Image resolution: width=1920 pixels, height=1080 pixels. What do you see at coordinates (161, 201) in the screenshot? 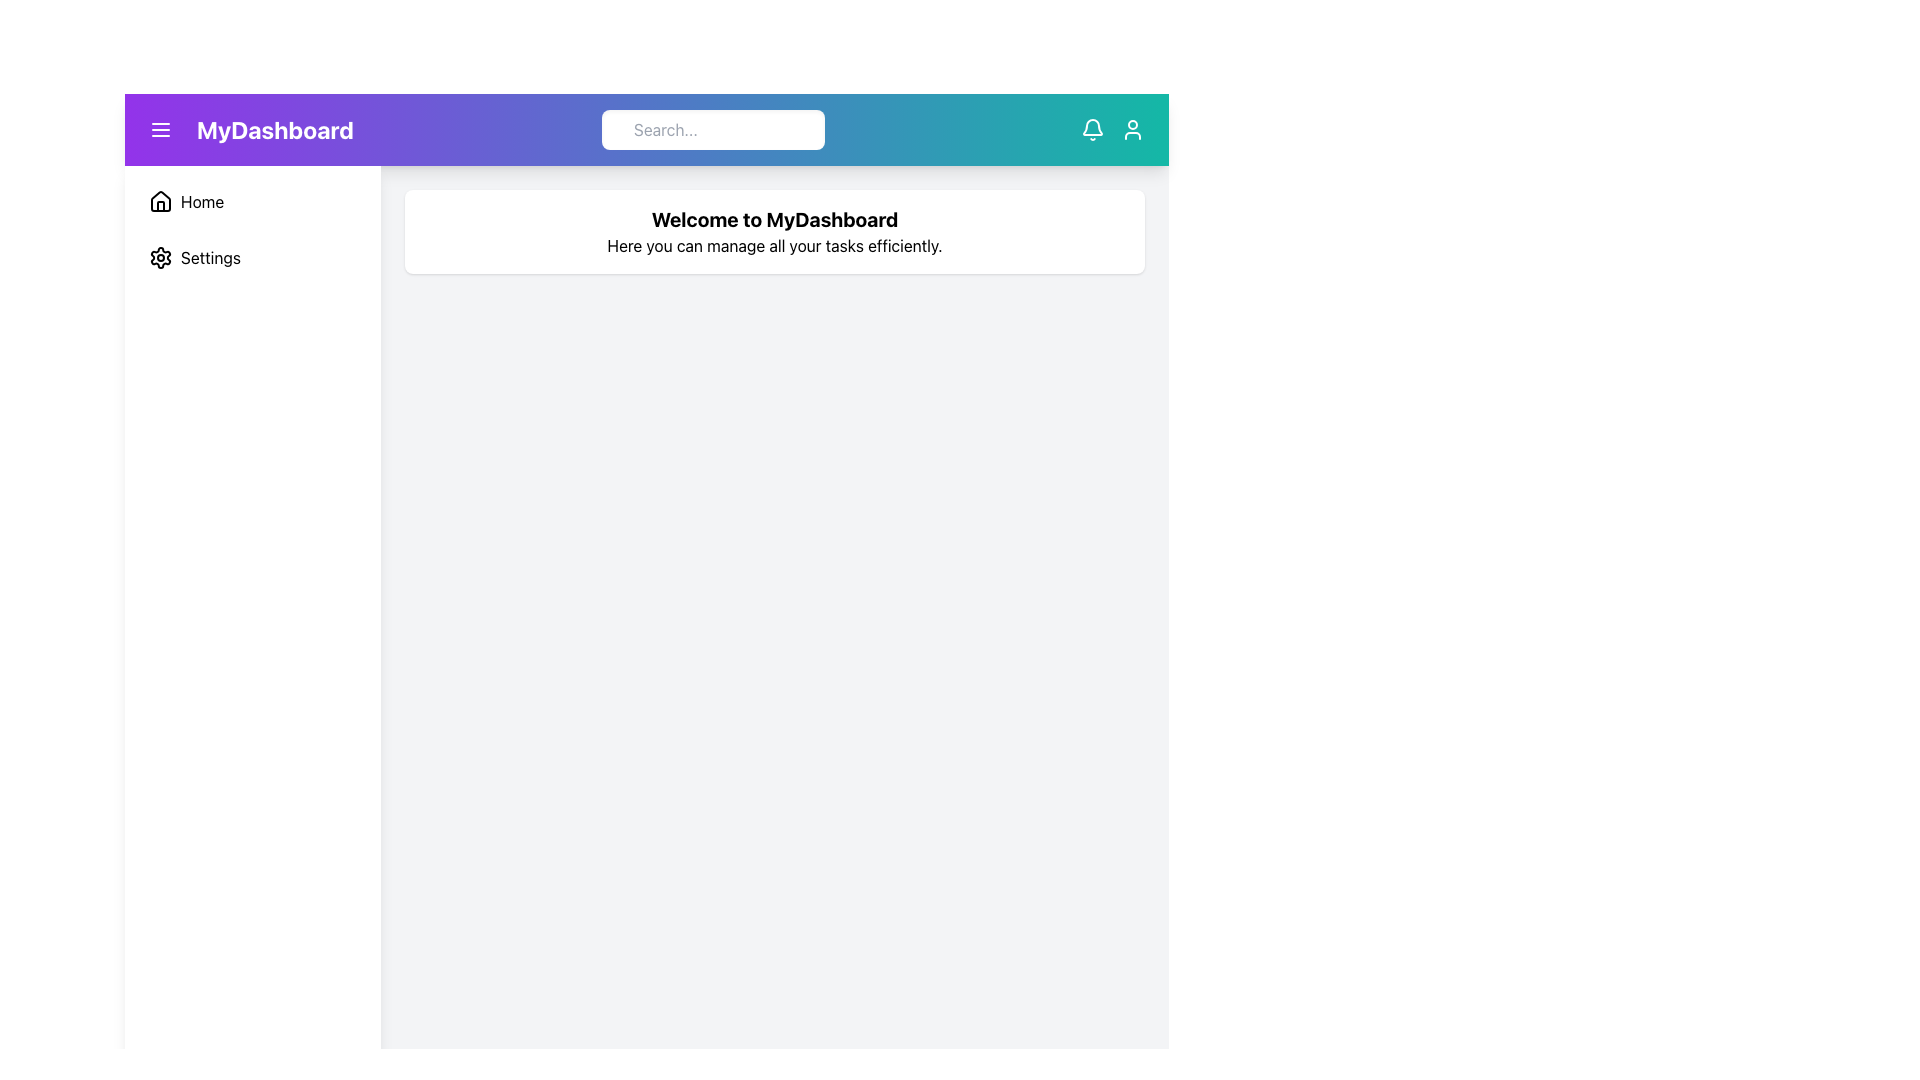
I see `the 'Home' icon in the navigation menu` at bounding box center [161, 201].